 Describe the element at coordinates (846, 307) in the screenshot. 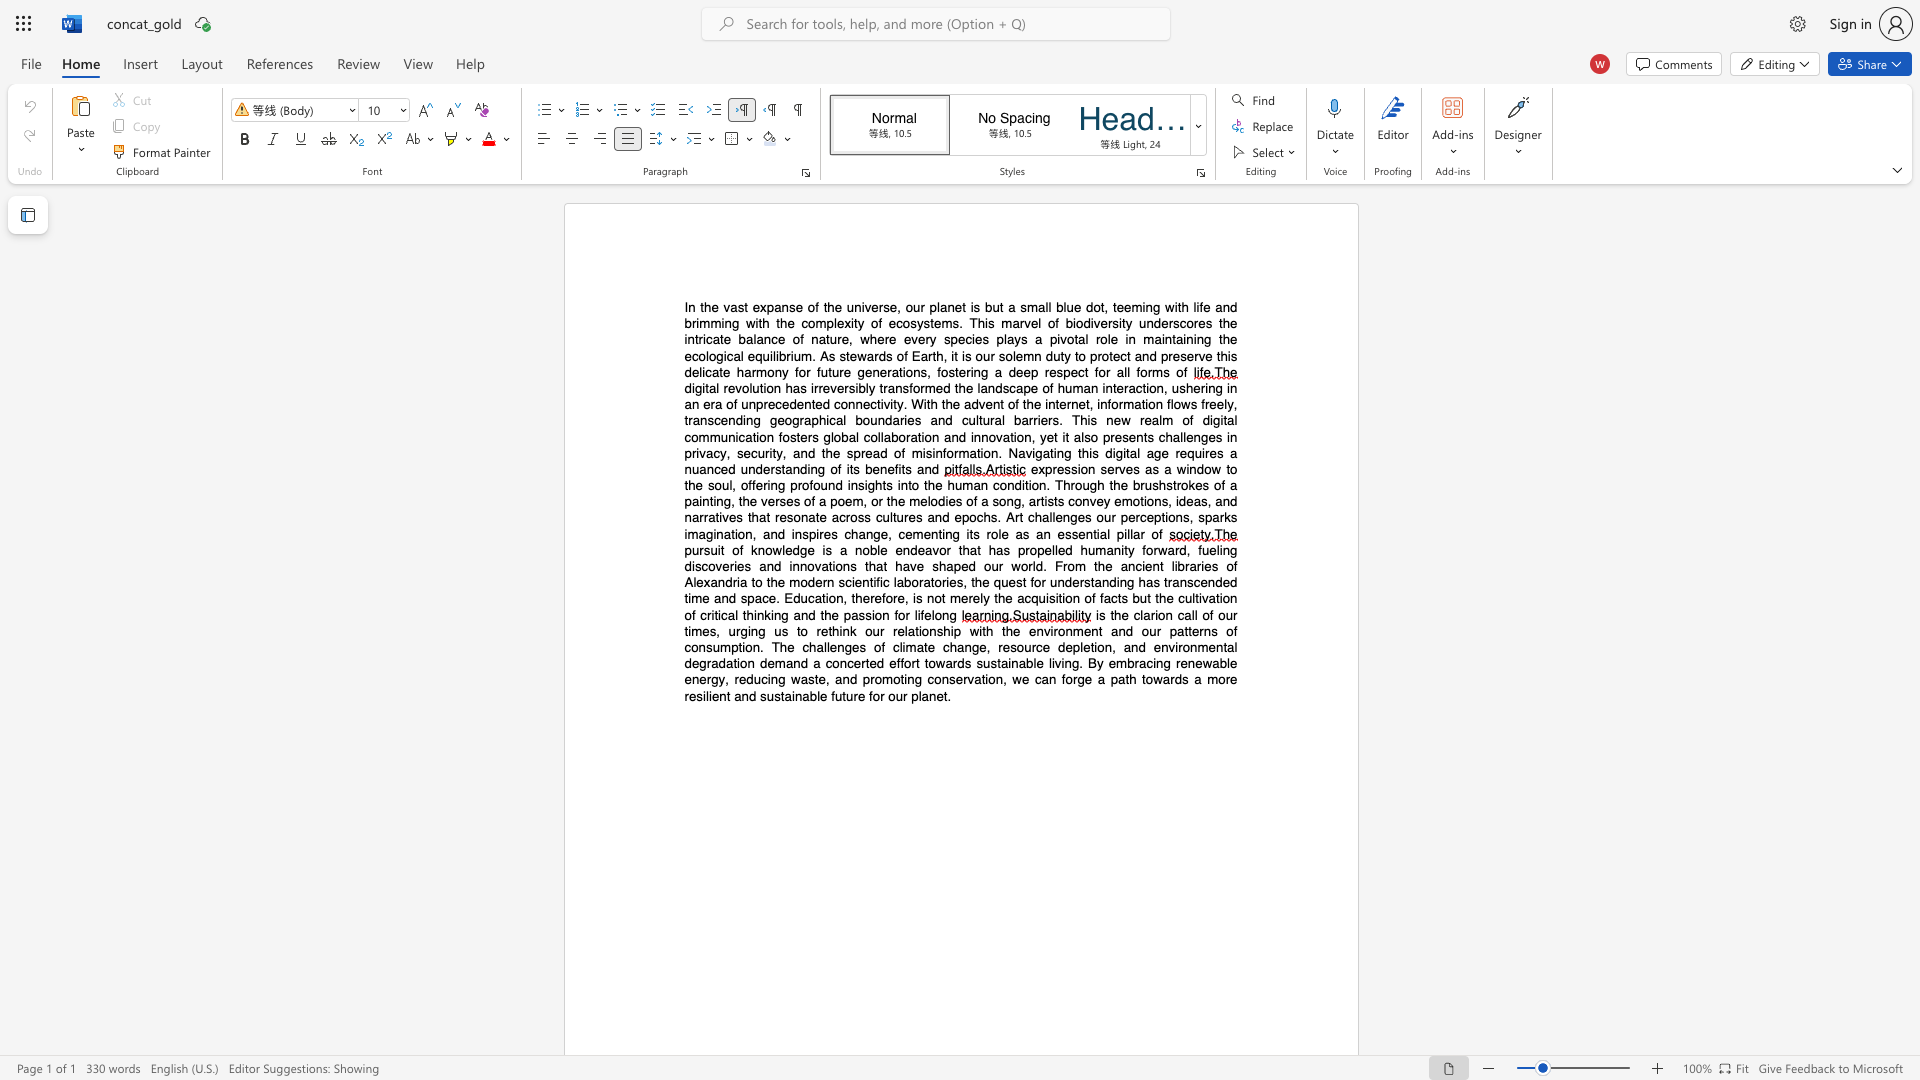

I see `the subset text "universe, our planet is but a small blue dot, teeming with life and brimming with the complexity" within the text "In the vast expanse of the universe, our planet is but a small blue dot, teeming with life and brimming with the complexity of ecosystems. This marvel of biodiversity underscores the intricate balance of nature, where every species plays a pivotal role in"` at that location.